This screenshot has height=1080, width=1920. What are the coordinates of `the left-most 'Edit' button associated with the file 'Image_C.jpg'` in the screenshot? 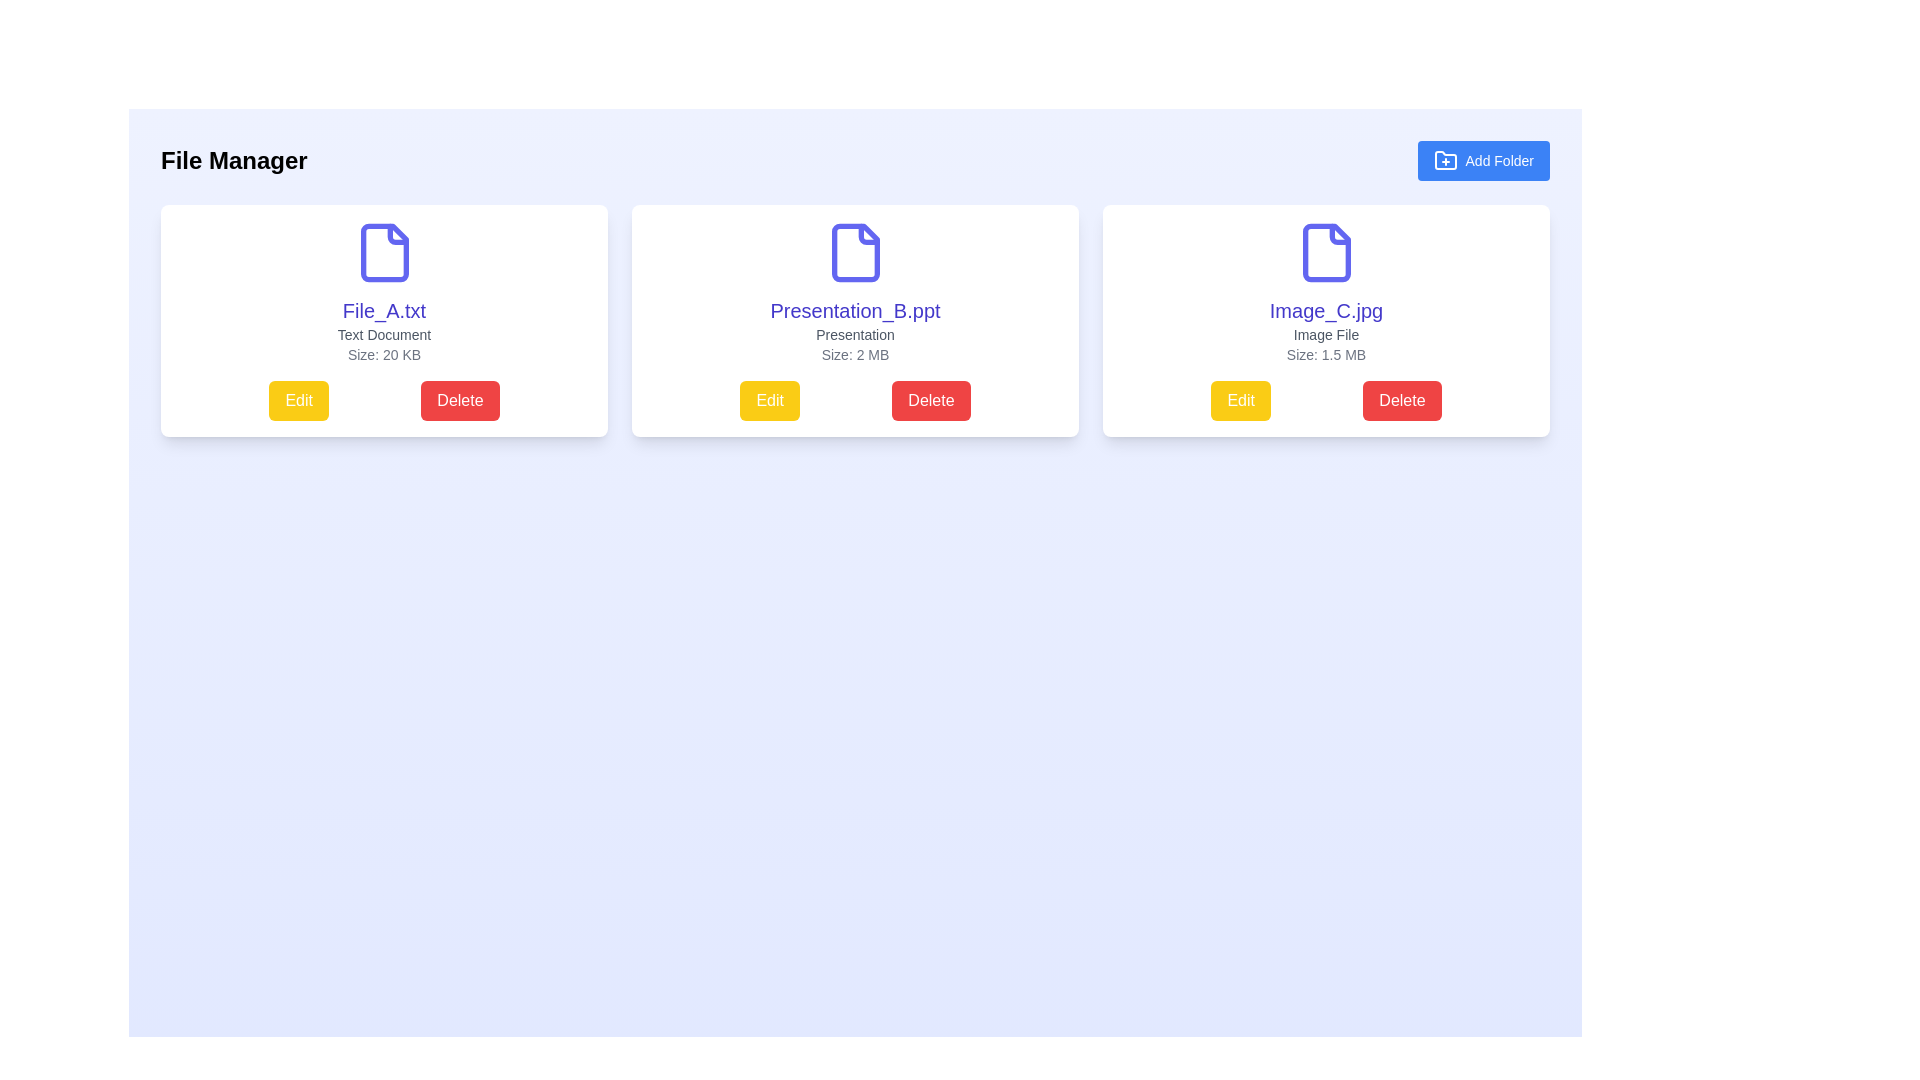 It's located at (1240, 401).